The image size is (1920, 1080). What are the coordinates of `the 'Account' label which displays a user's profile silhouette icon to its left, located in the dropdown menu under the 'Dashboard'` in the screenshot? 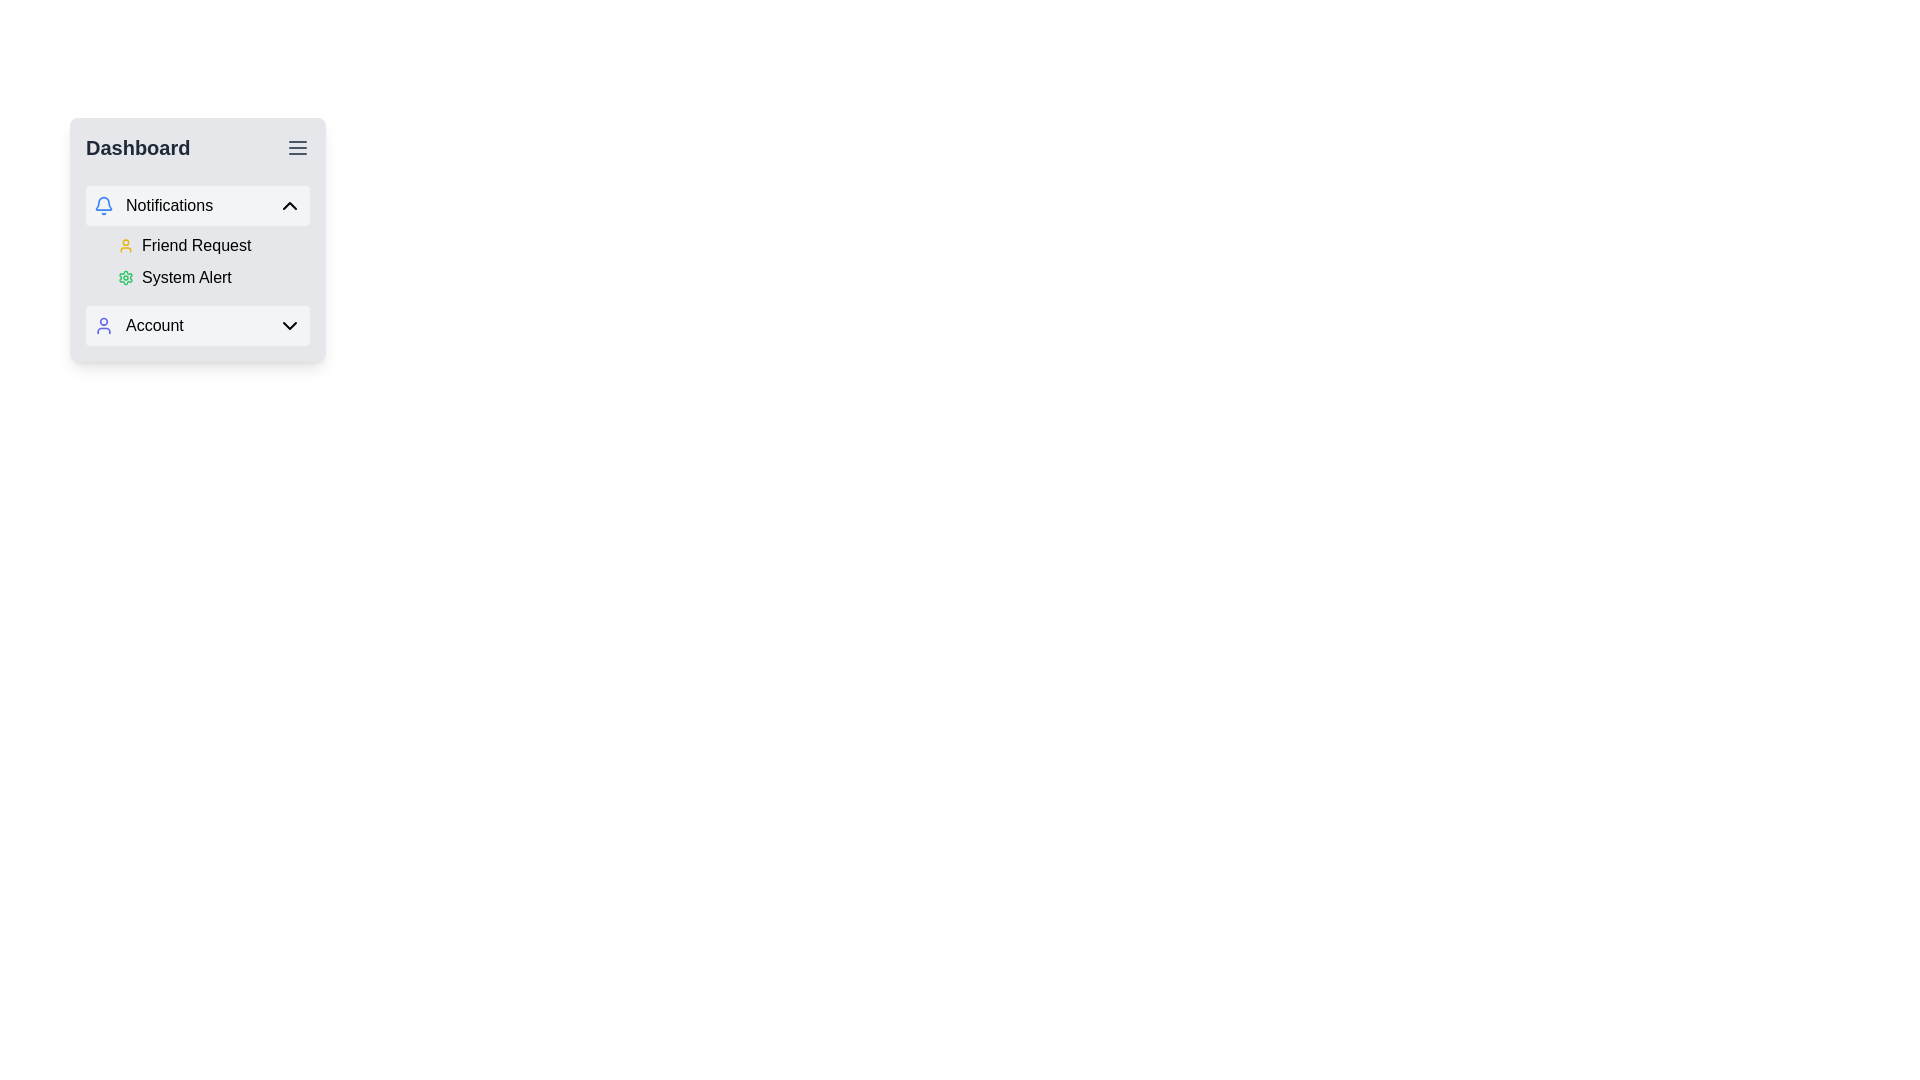 It's located at (137, 325).